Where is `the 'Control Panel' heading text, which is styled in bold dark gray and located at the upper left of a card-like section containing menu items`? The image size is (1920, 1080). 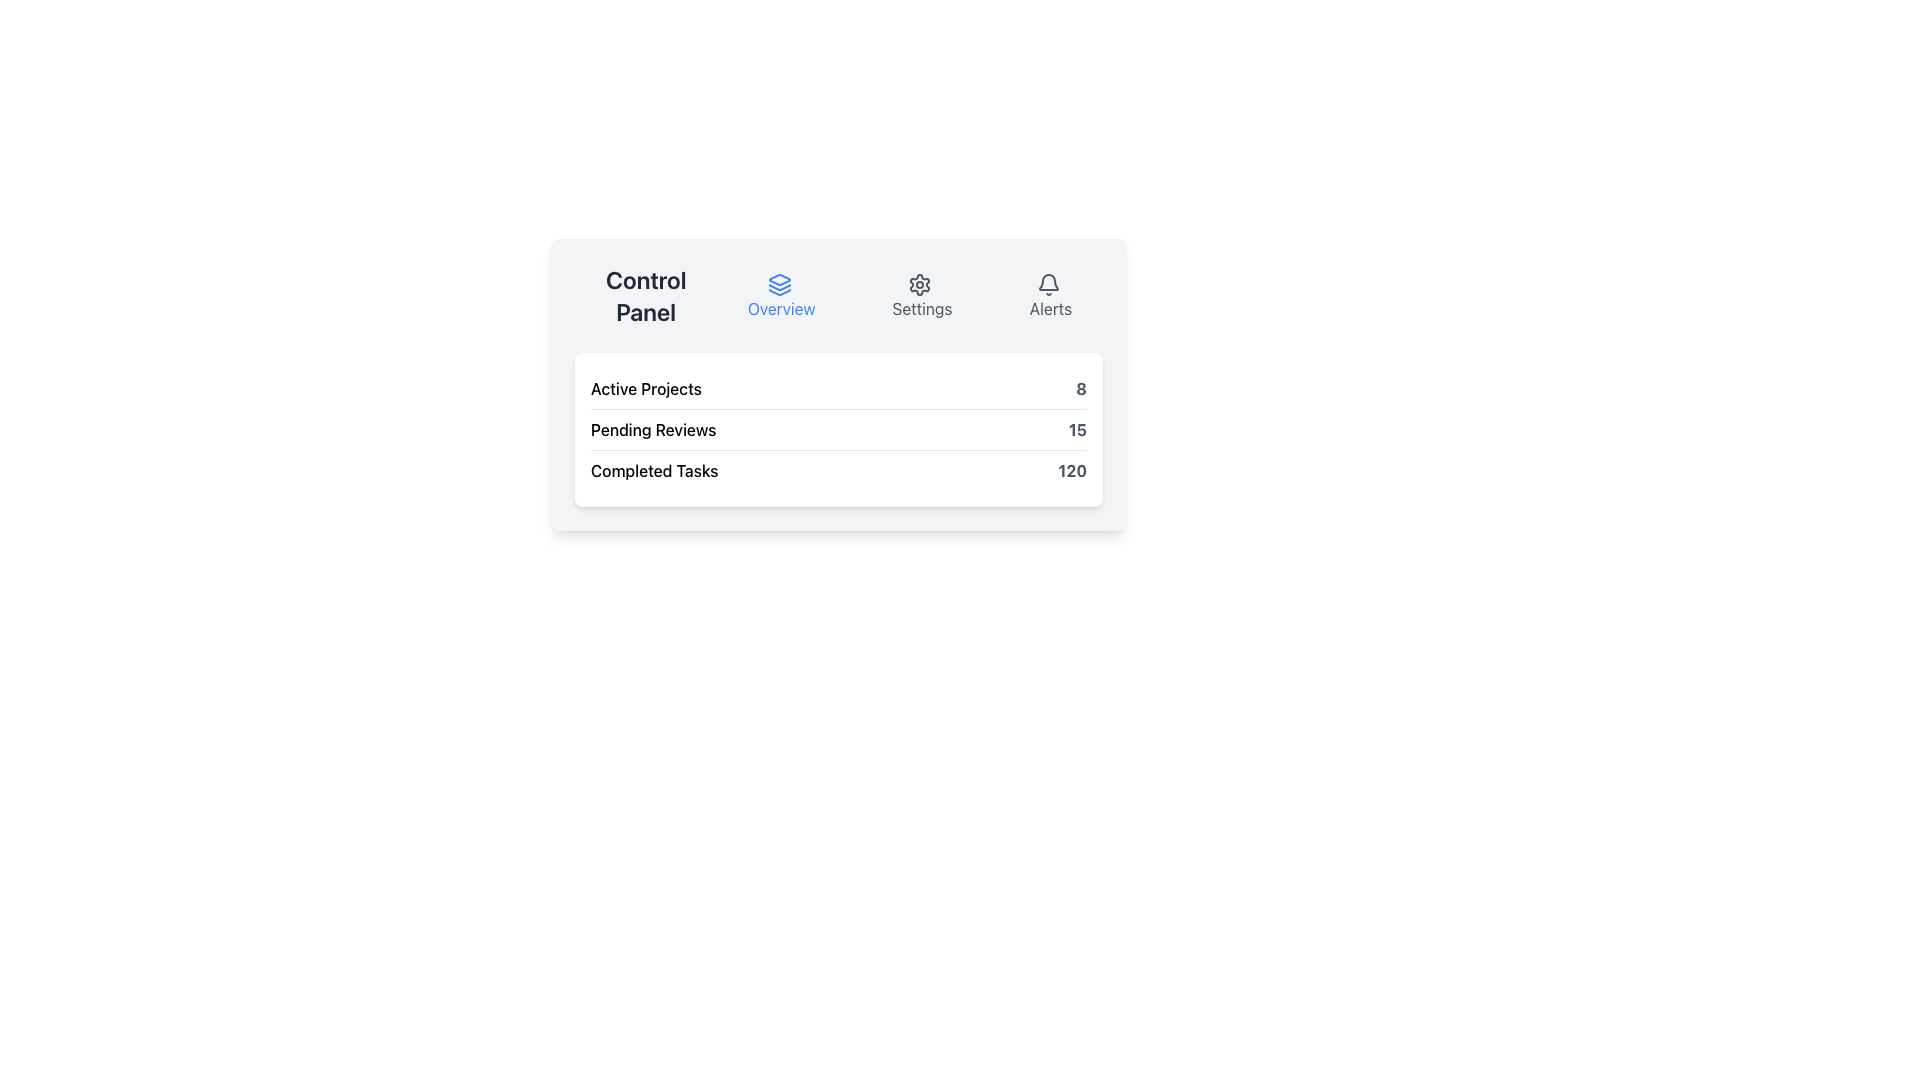
the 'Control Panel' heading text, which is styled in bold dark gray and located at the upper left of a card-like section containing menu items is located at coordinates (646, 295).